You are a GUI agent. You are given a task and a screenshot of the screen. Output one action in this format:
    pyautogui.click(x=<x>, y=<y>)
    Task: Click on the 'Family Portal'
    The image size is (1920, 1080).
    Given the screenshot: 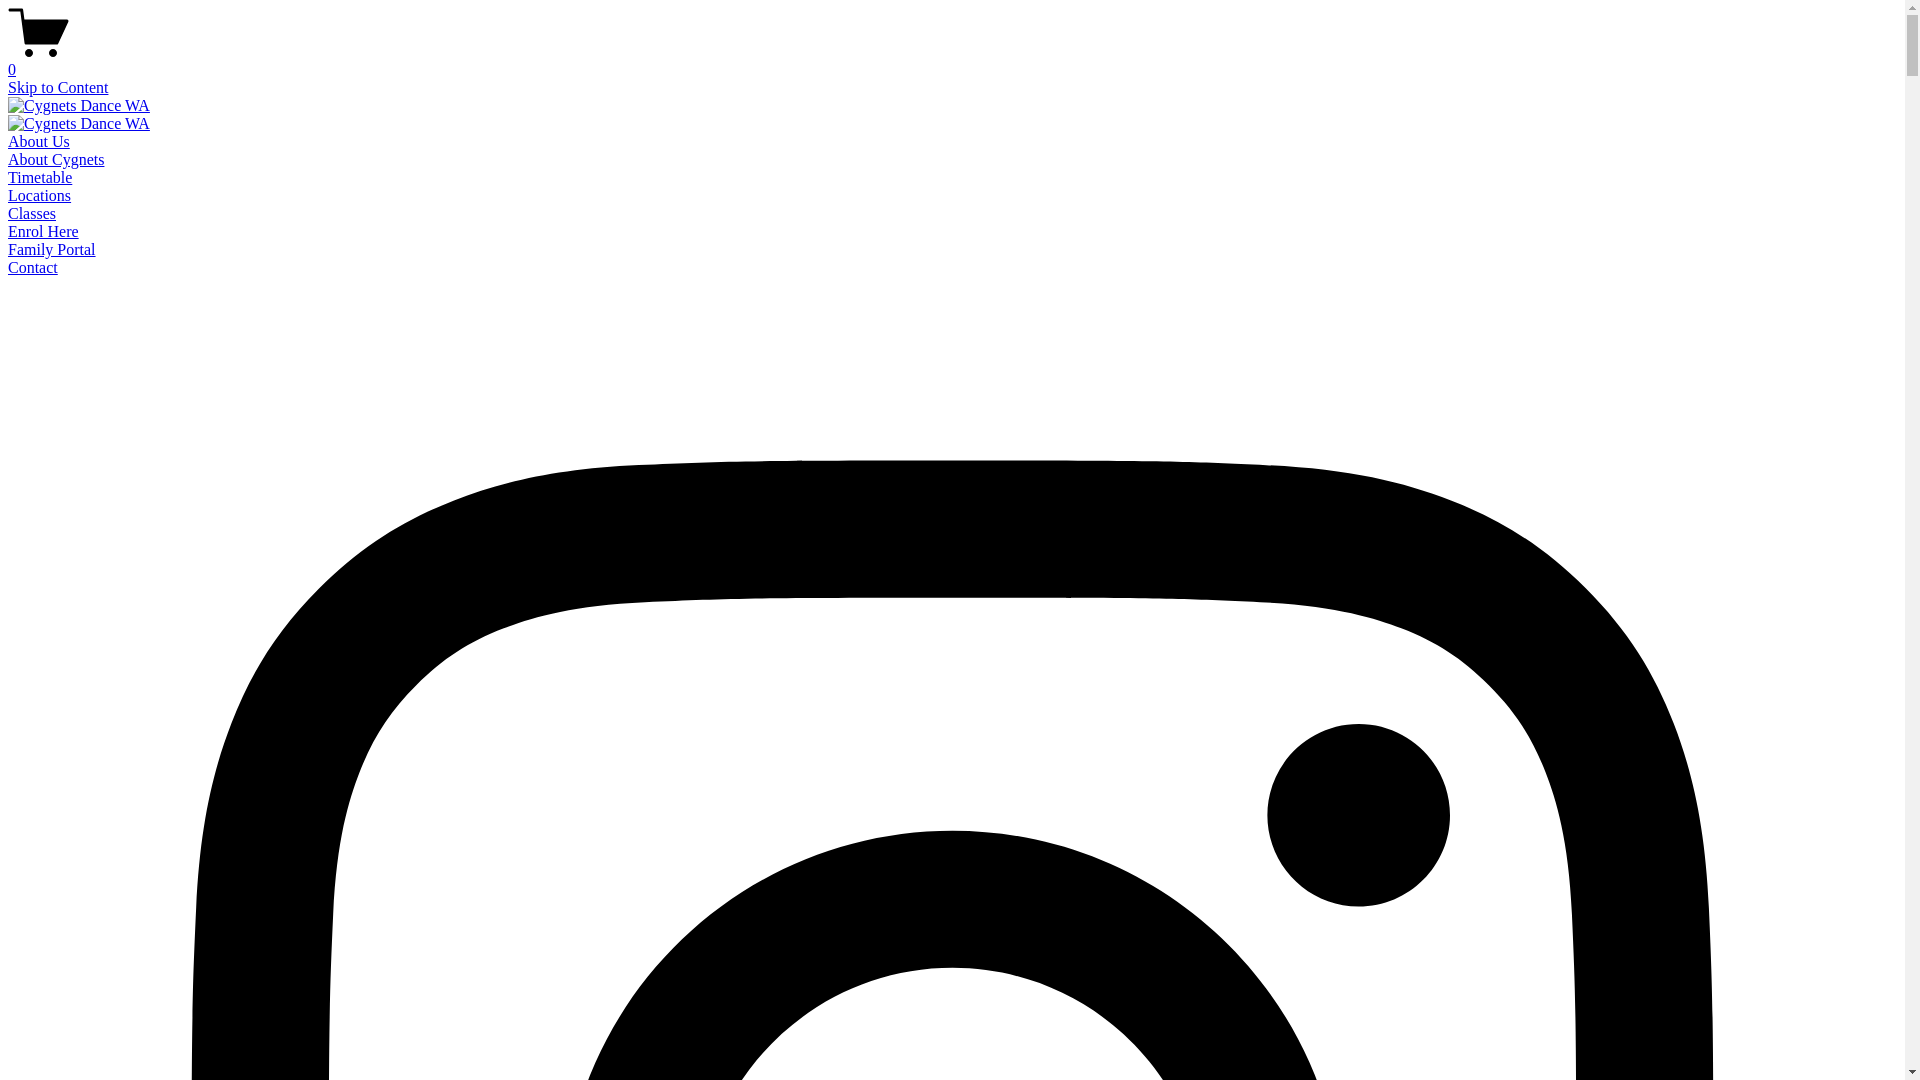 What is the action you would take?
    pyautogui.click(x=52, y=248)
    